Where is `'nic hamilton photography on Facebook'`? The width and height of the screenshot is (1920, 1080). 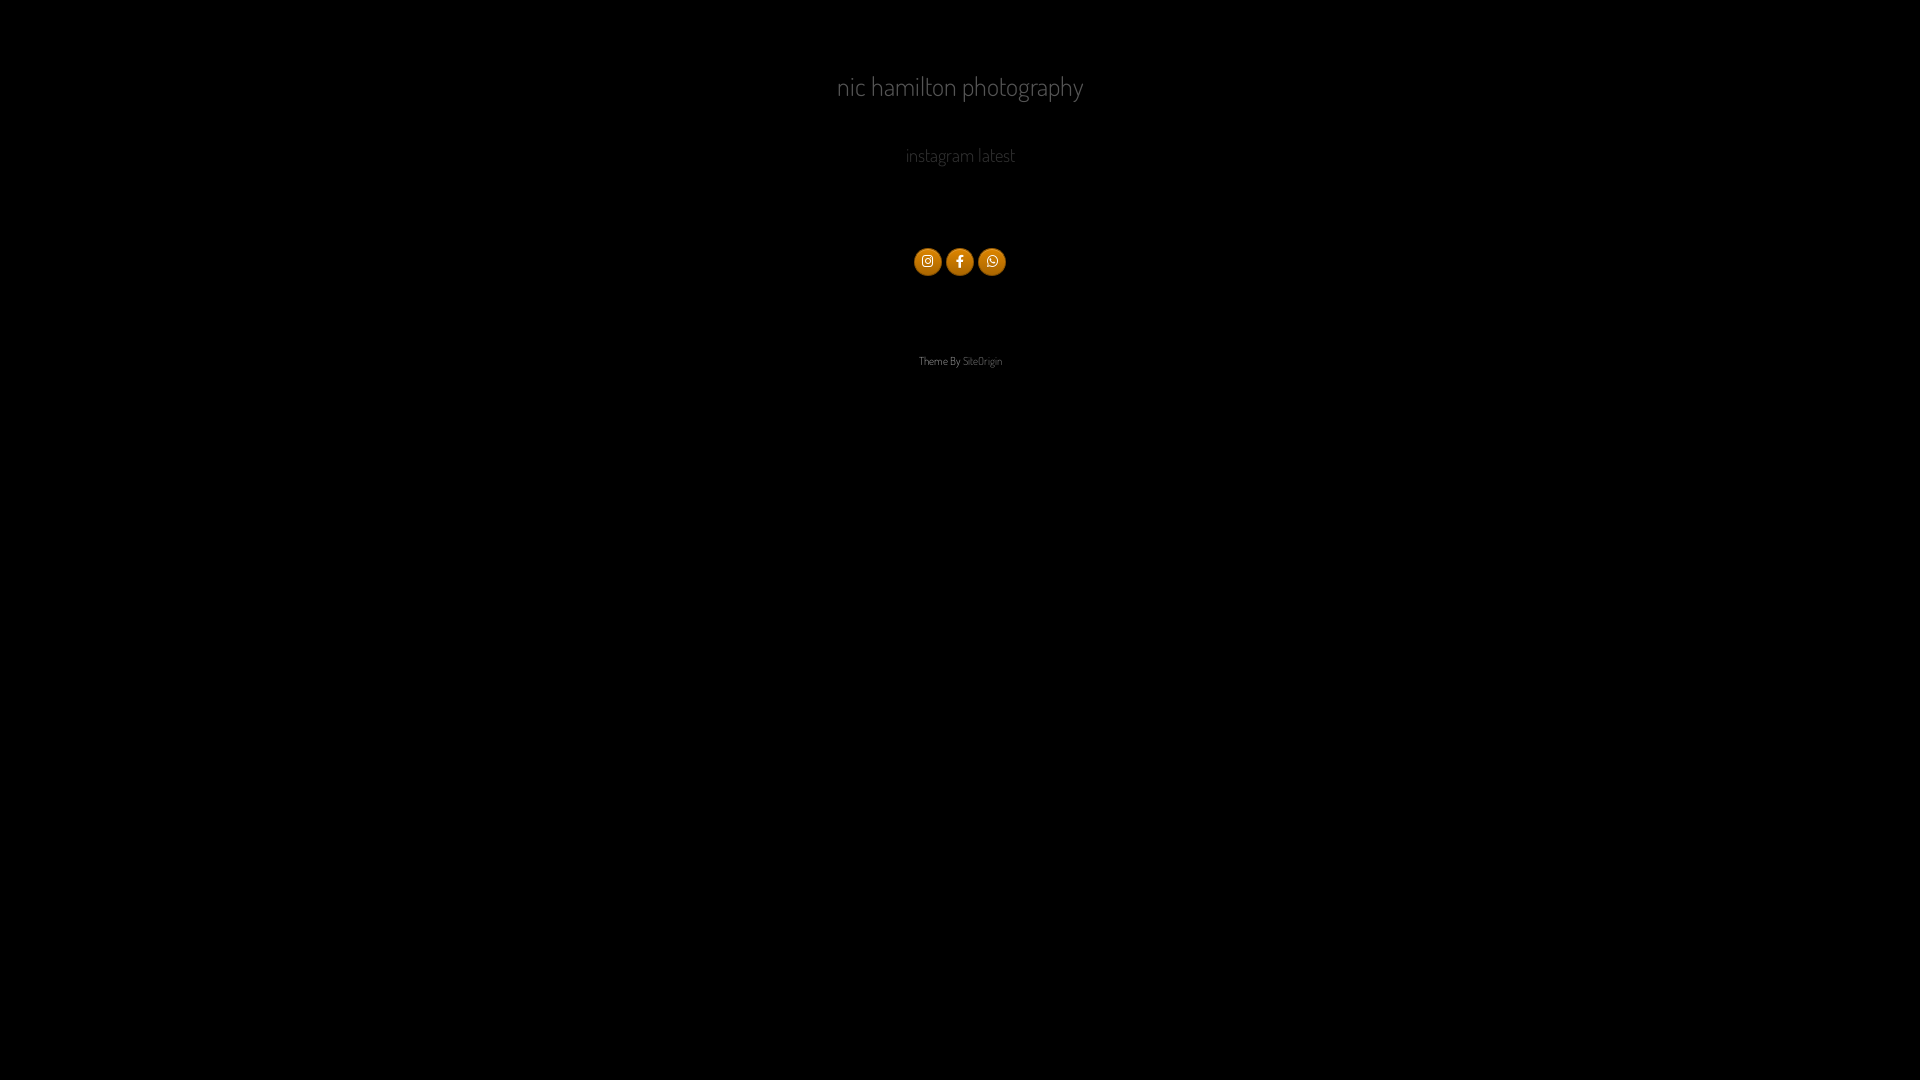 'nic hamilton photography on Facebook' is located at coordinates (960, 261).